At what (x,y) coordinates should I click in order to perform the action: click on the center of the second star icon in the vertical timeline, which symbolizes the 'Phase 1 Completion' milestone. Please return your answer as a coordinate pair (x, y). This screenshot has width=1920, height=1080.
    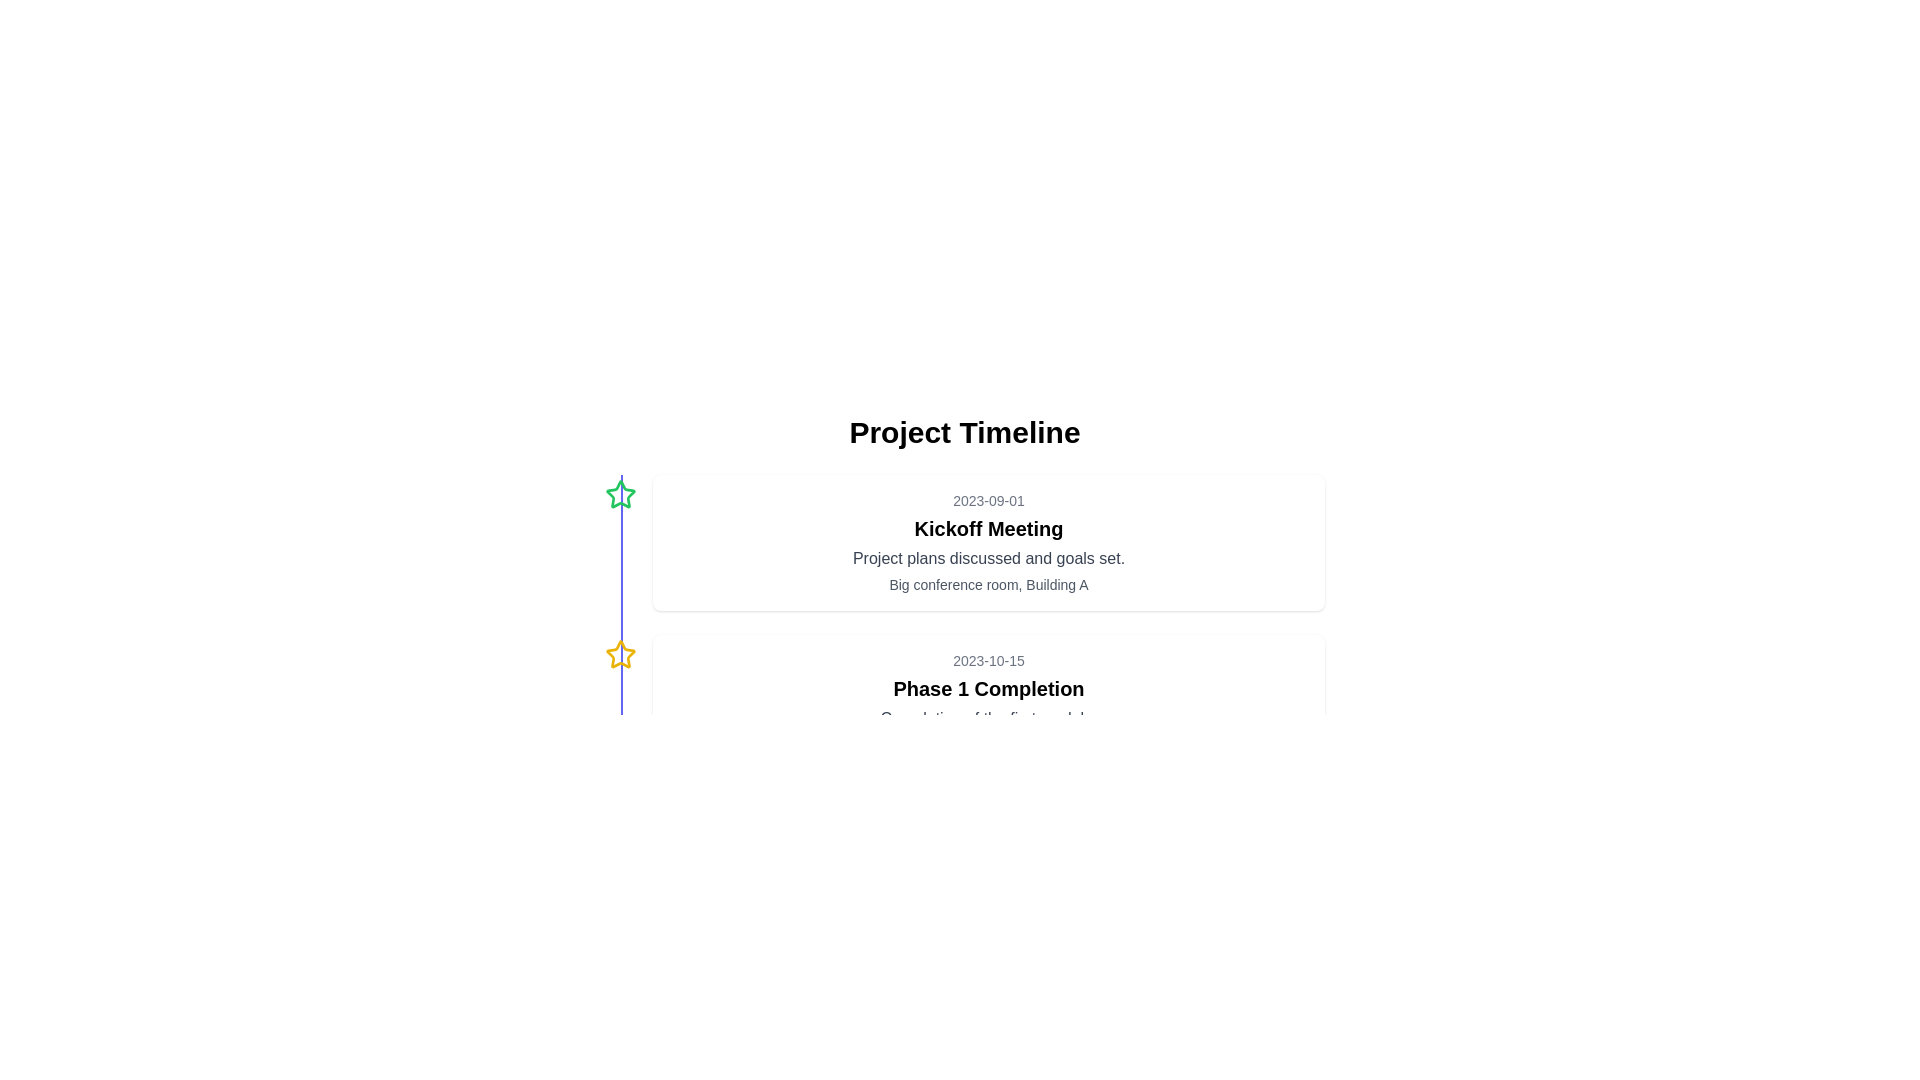
    Looking at the image, I should click on (619, 655).